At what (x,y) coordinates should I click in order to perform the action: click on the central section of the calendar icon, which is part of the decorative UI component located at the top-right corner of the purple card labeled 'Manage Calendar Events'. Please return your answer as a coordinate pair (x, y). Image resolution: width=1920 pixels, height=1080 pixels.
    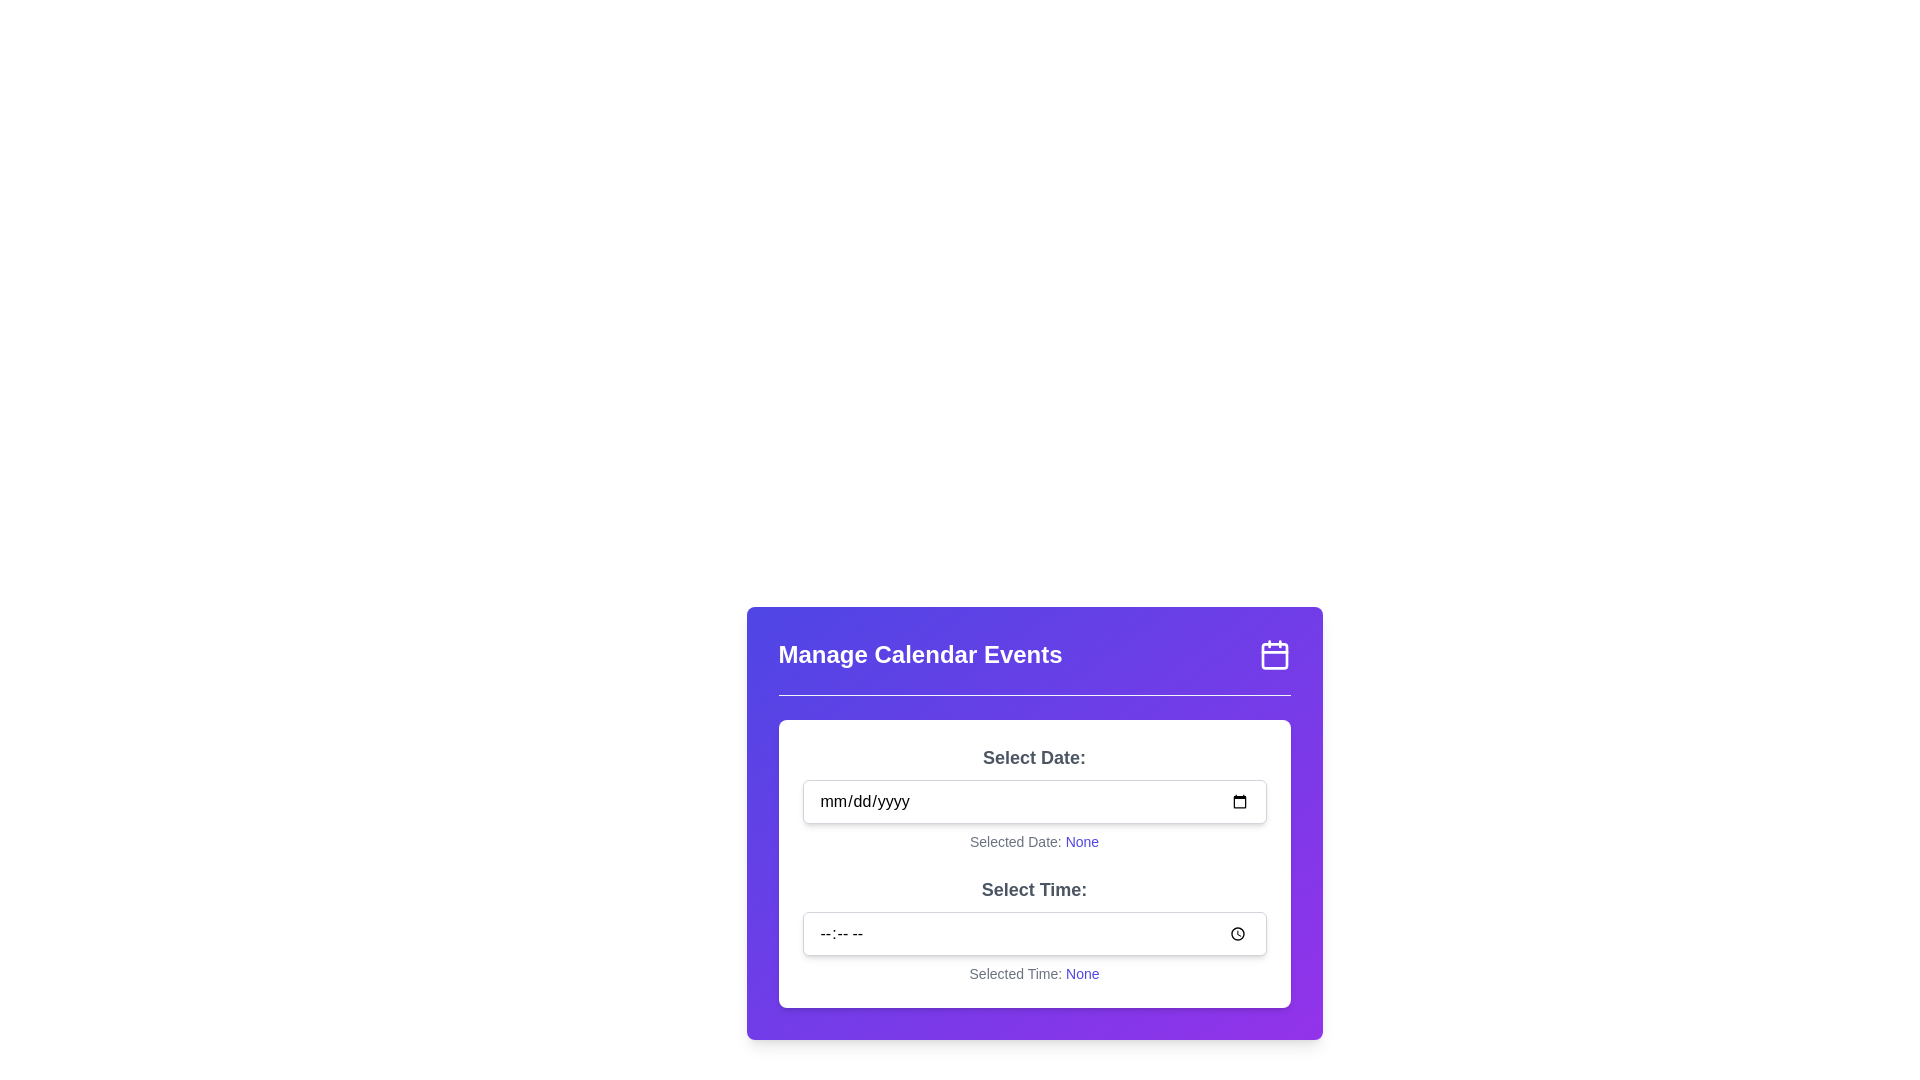
    Looking at the image, I should click on (1273, 656).